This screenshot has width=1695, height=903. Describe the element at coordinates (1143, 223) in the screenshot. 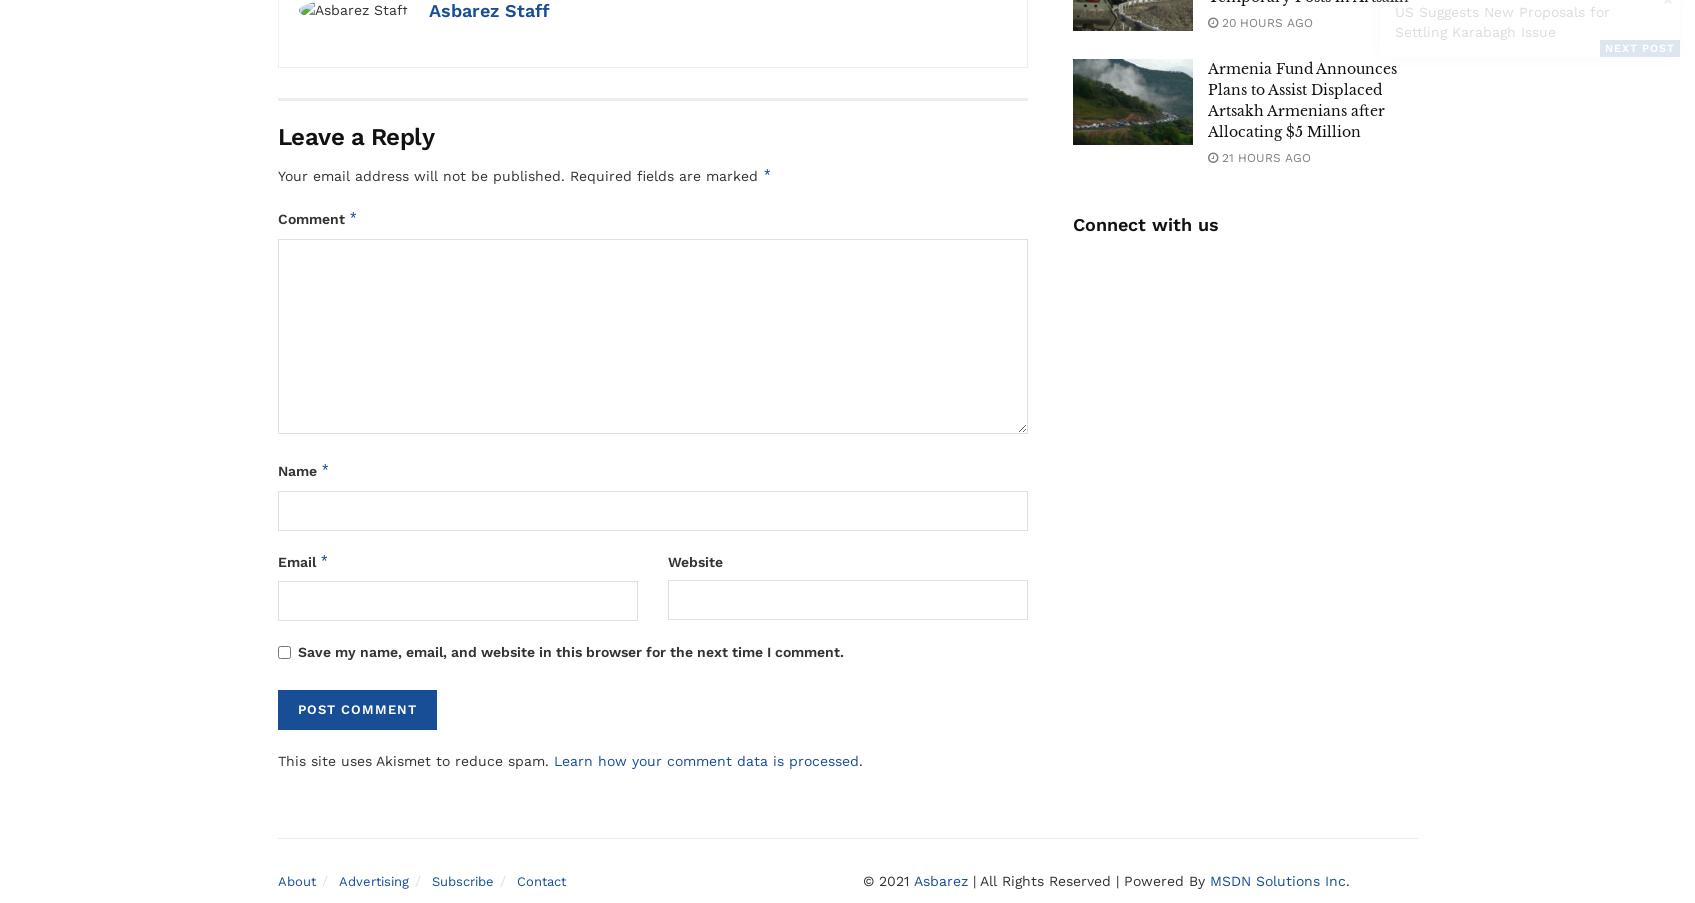

I see `'Connect with us'` at that location.